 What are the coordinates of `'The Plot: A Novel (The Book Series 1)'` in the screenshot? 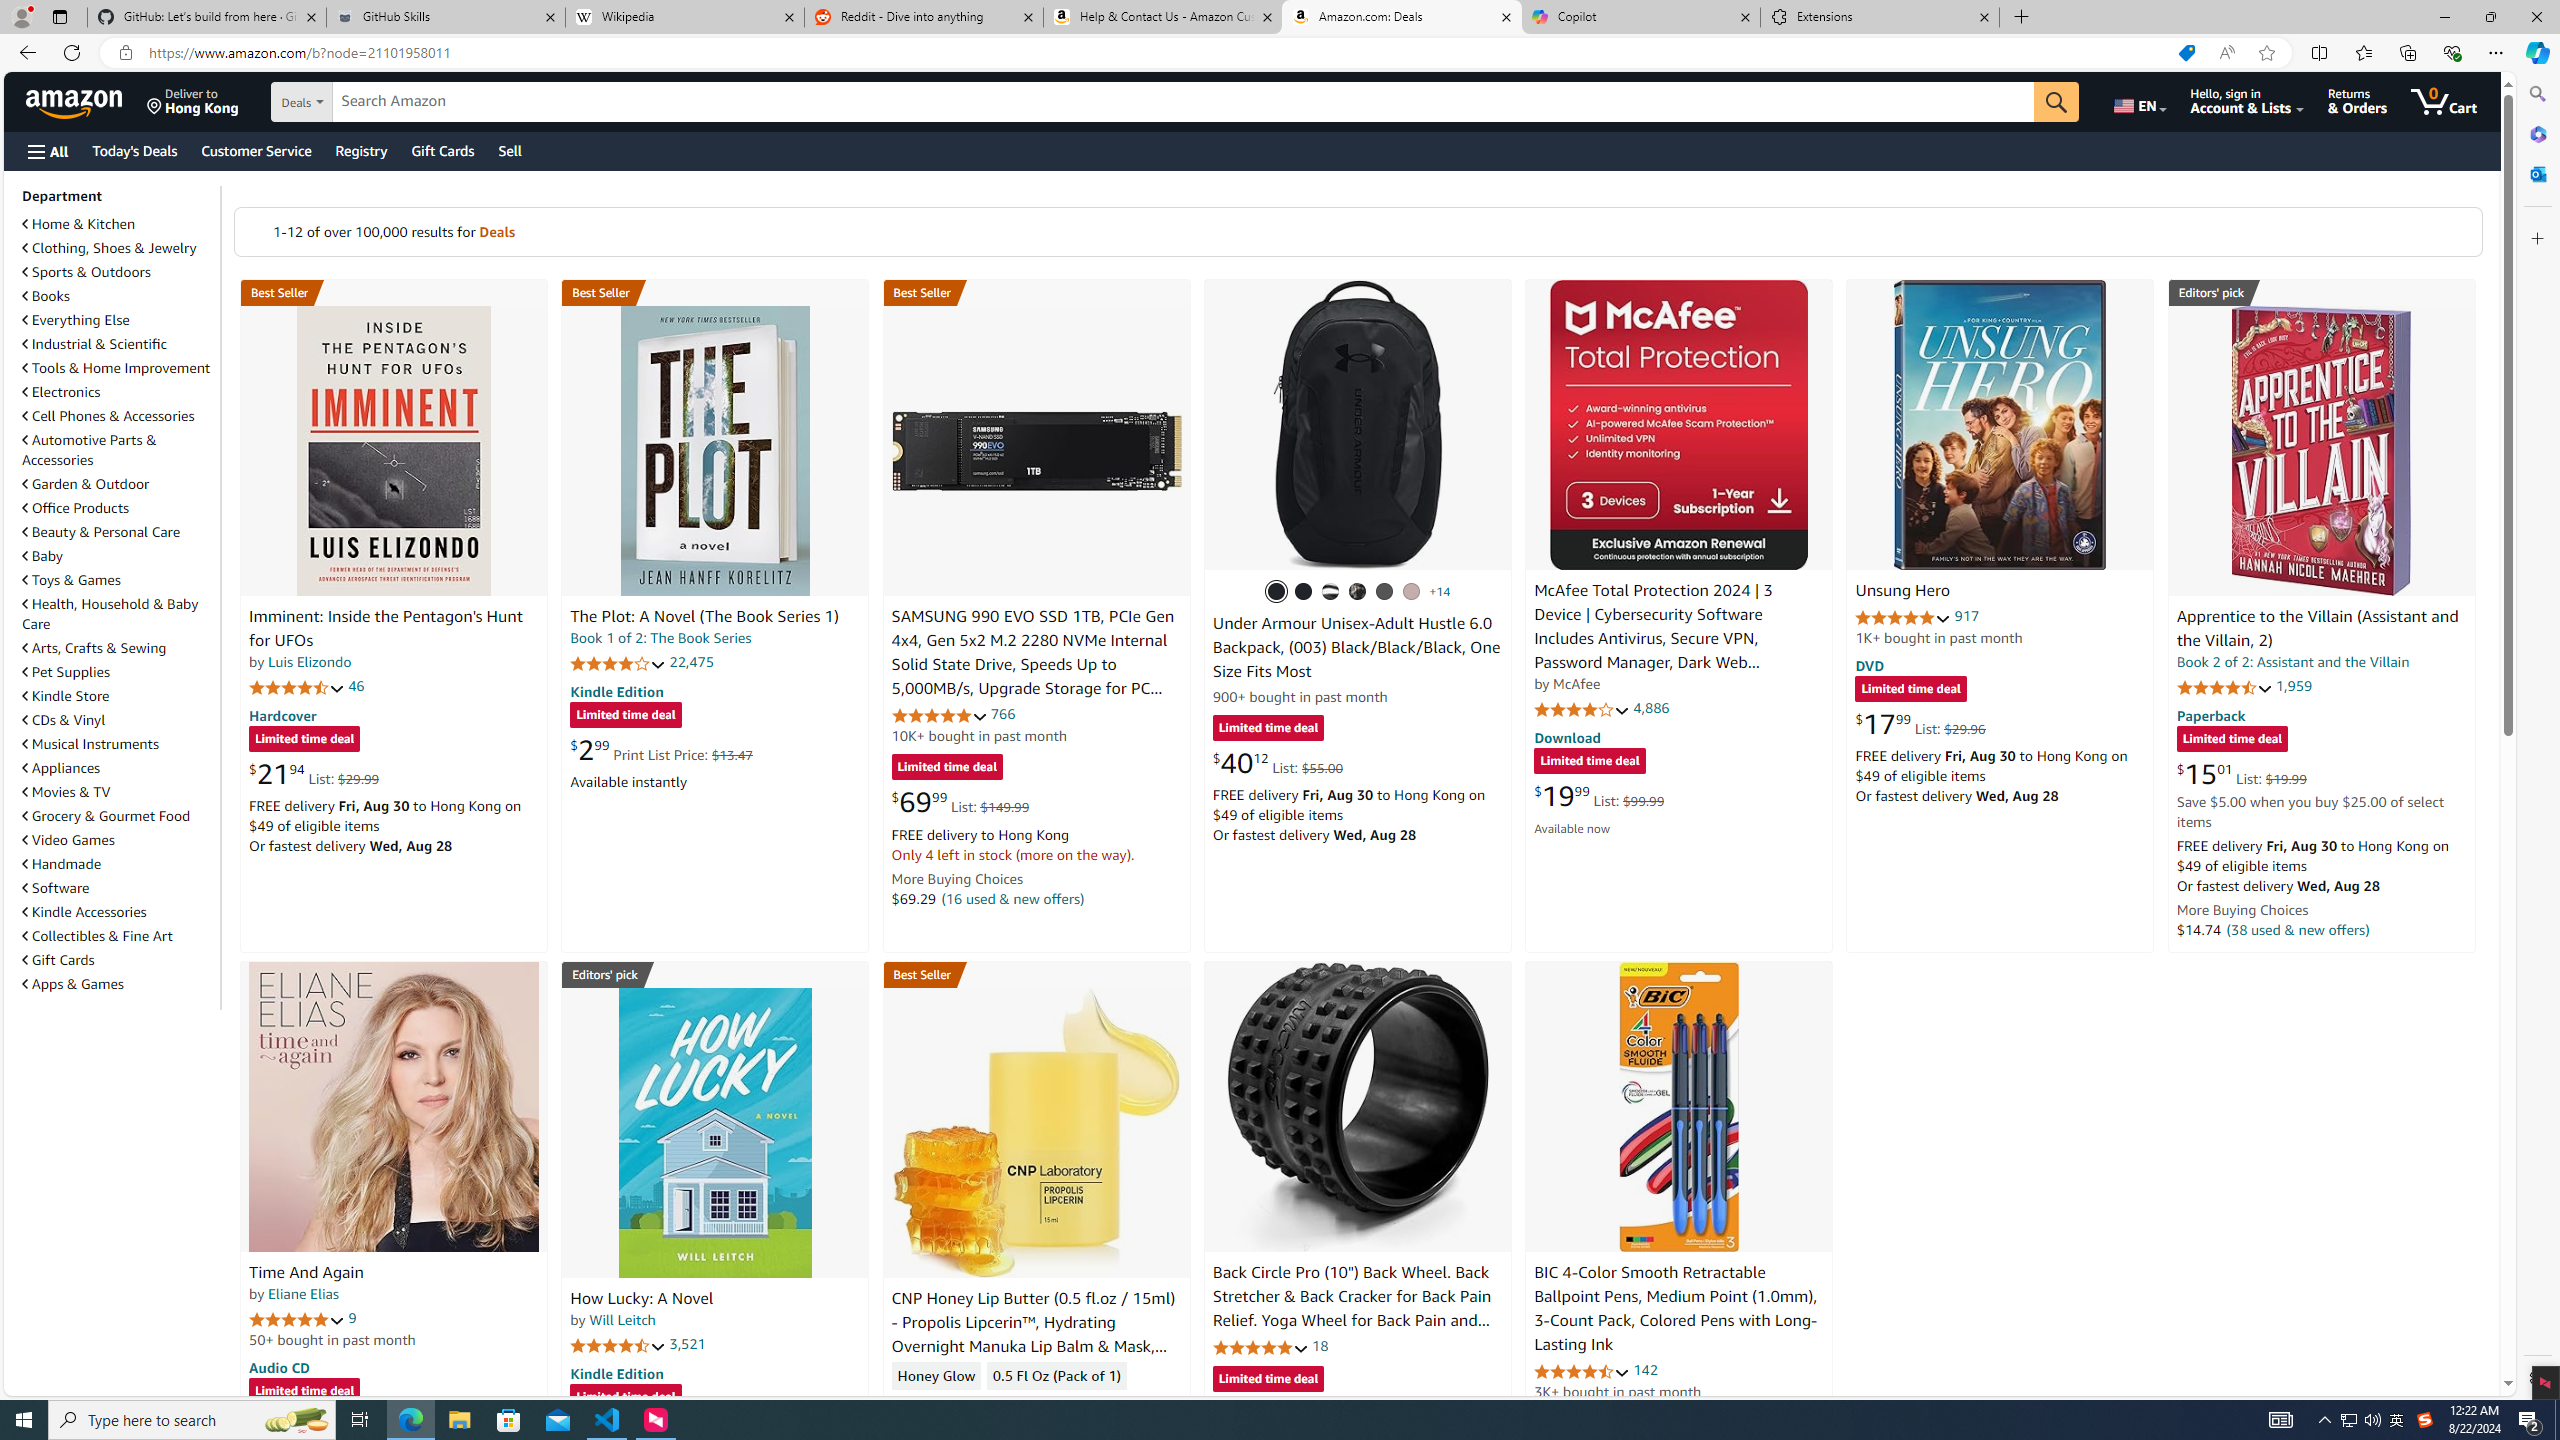 It's located at (705, 616).